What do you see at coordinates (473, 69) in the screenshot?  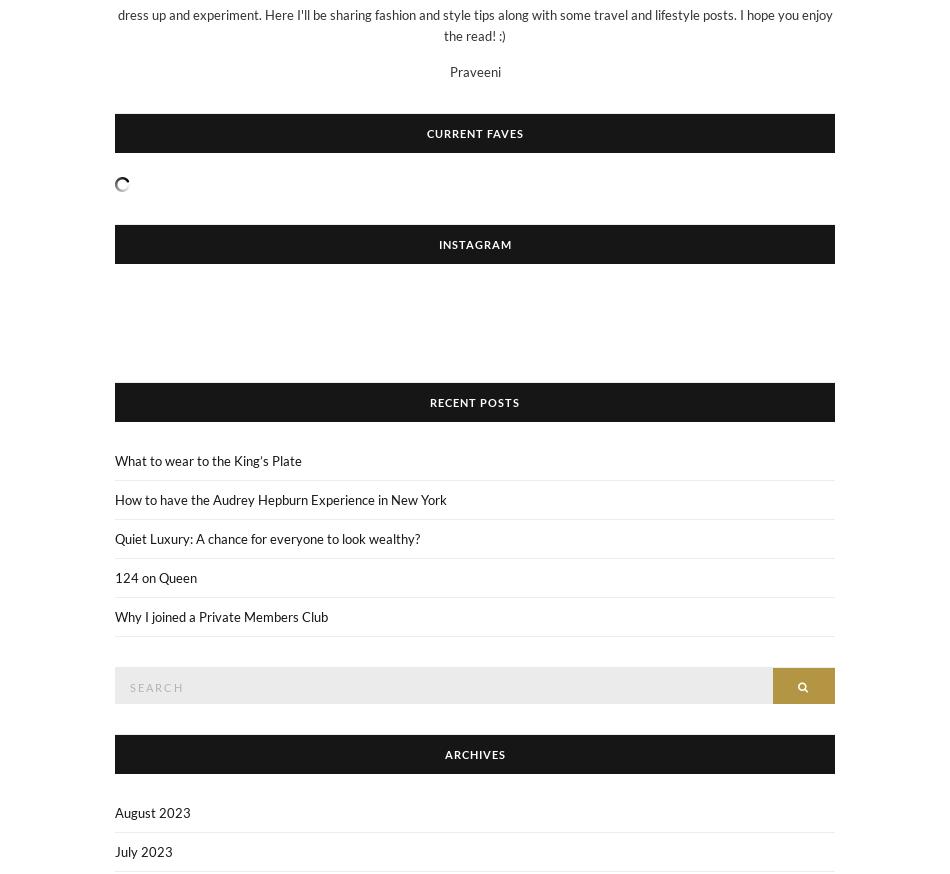 I see `'Praveeni'` at bounding box center [473, 69].